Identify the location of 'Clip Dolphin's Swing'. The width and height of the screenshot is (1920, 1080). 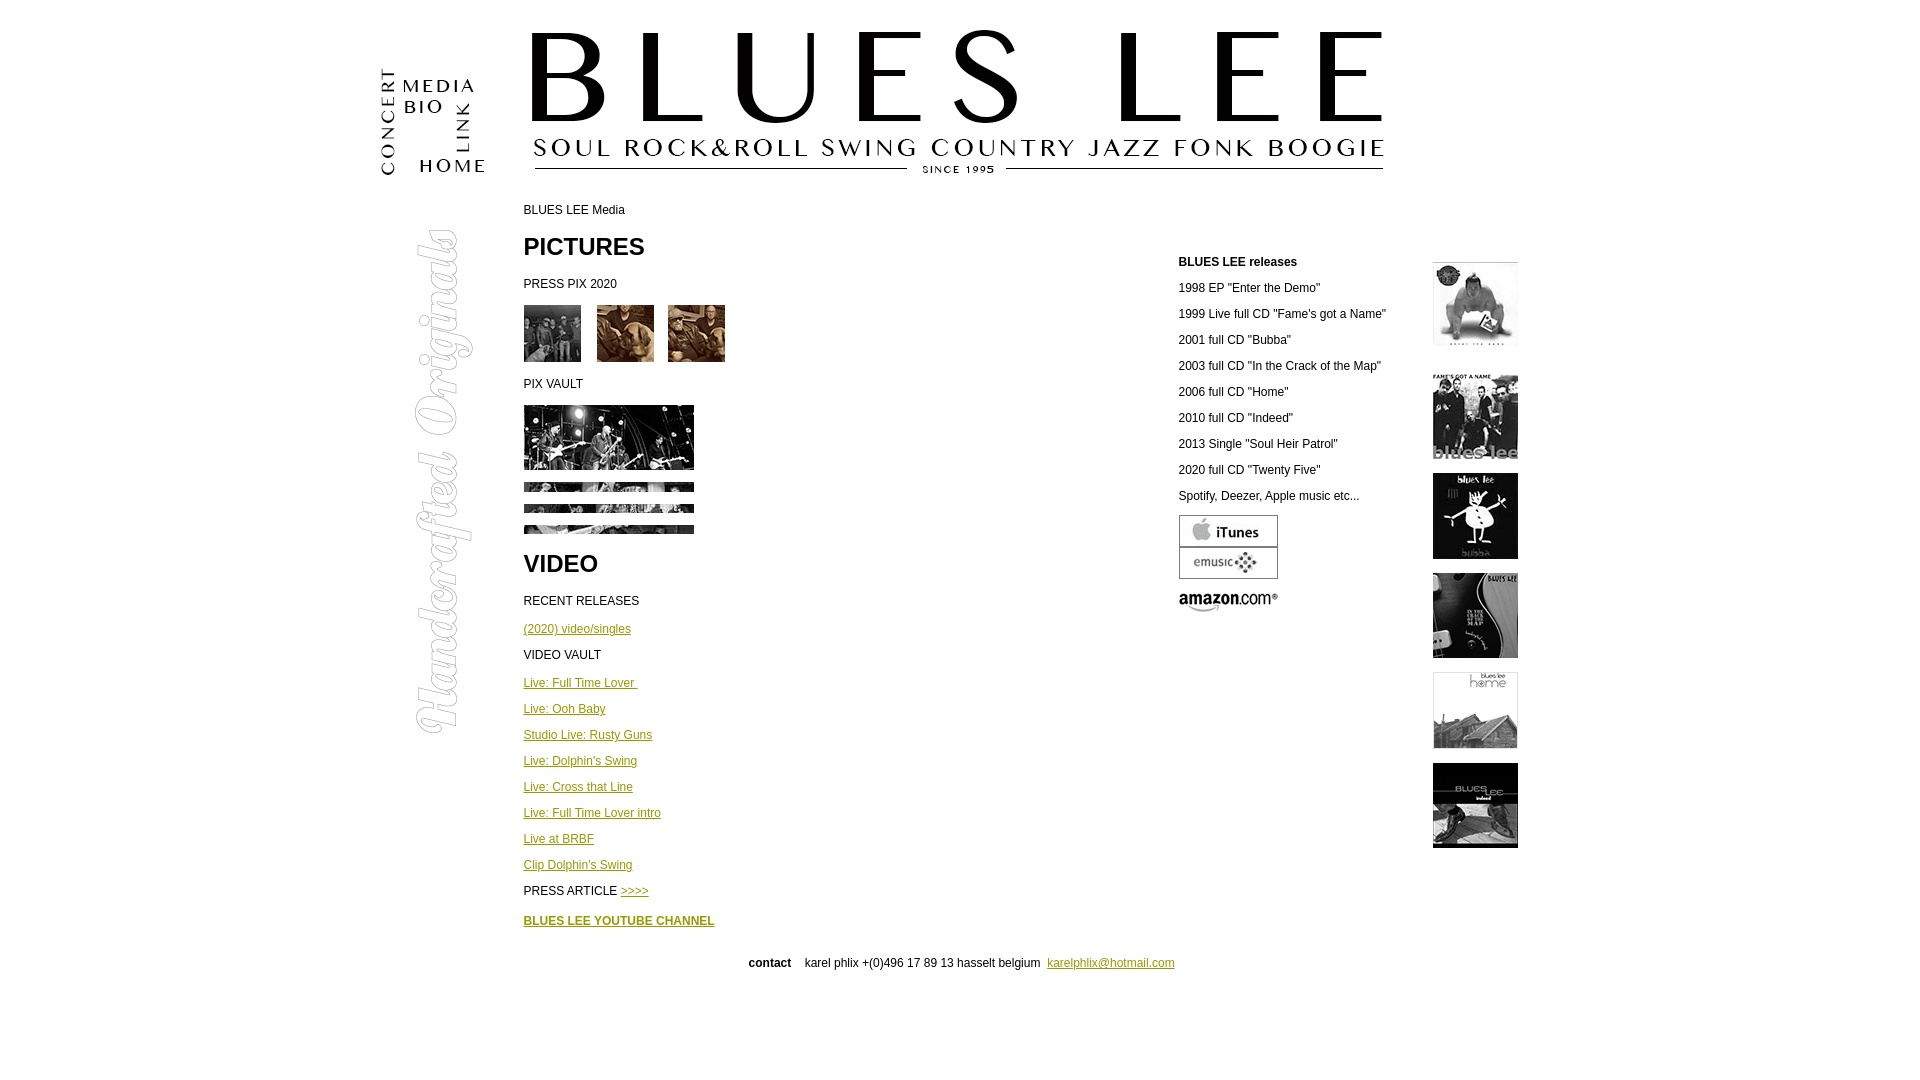
(577, 863).